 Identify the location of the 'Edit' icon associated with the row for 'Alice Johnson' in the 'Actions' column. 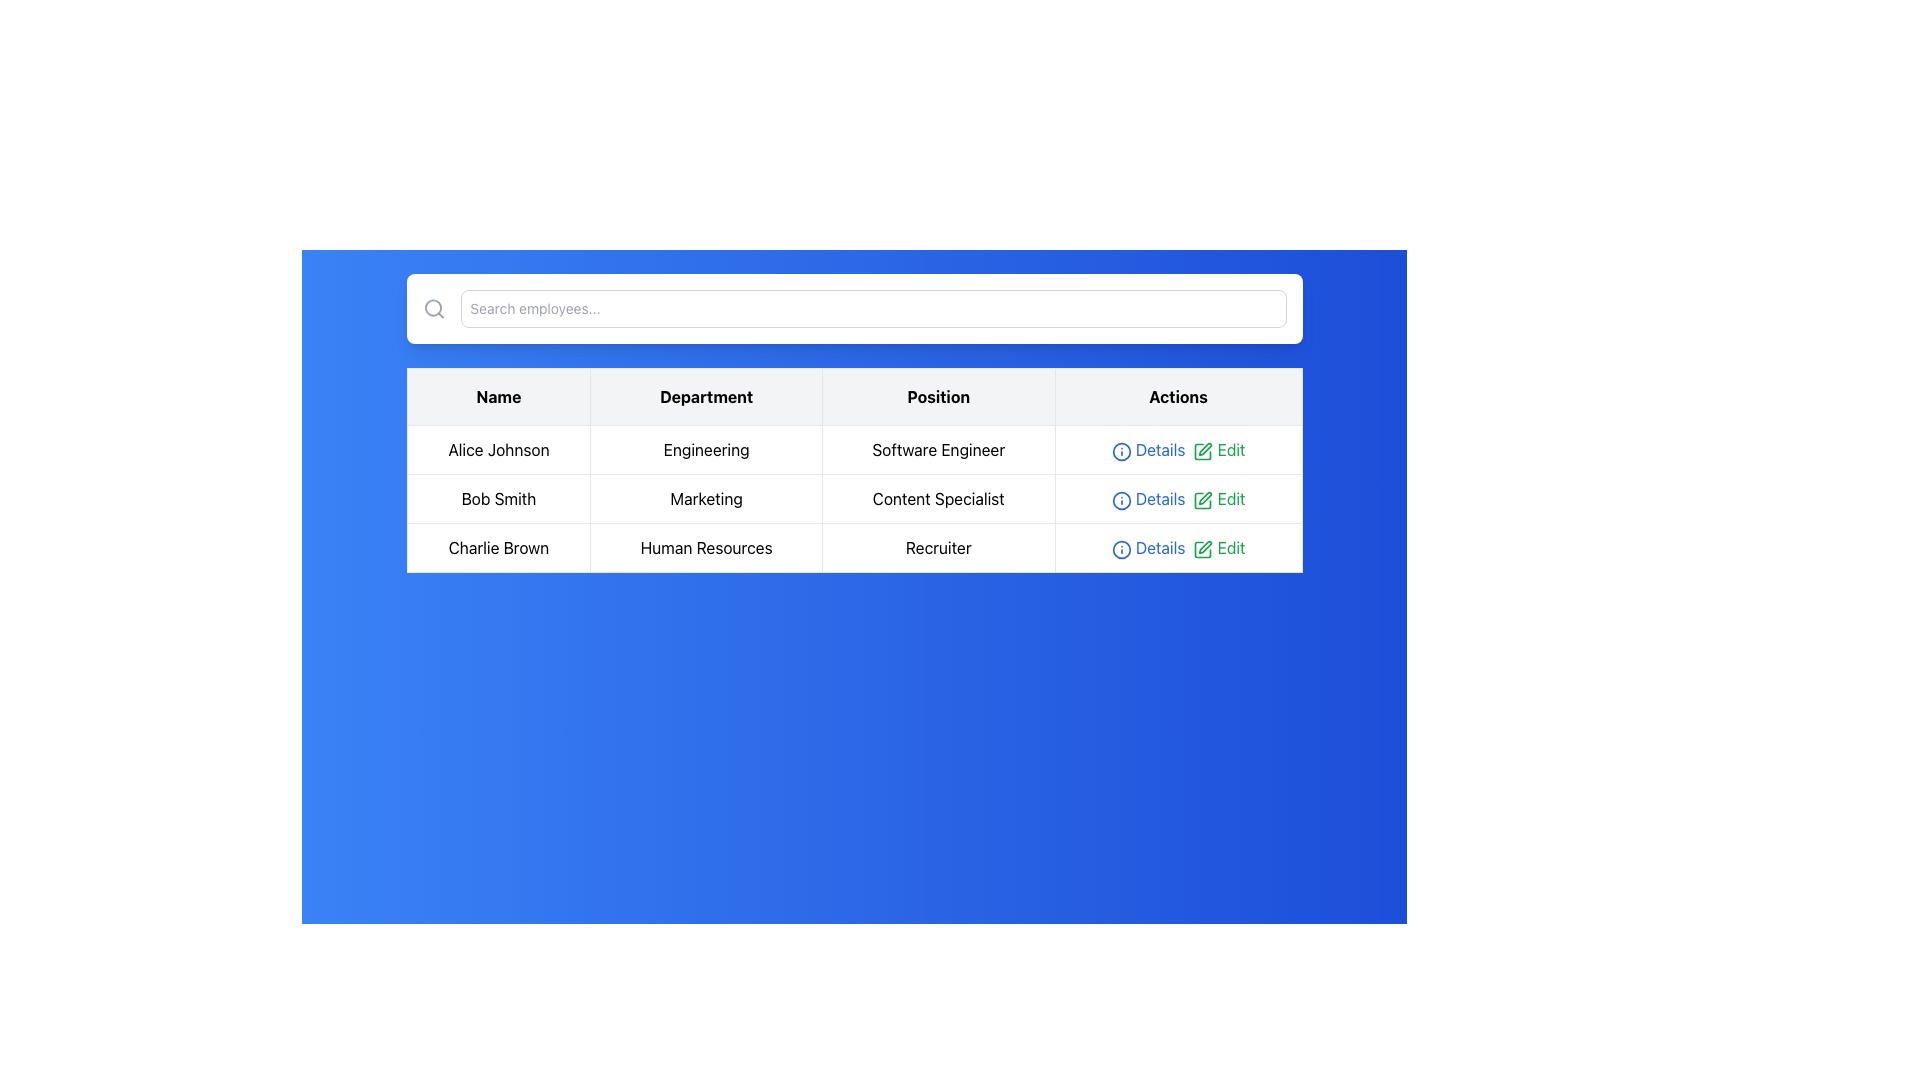
(1202, 451).